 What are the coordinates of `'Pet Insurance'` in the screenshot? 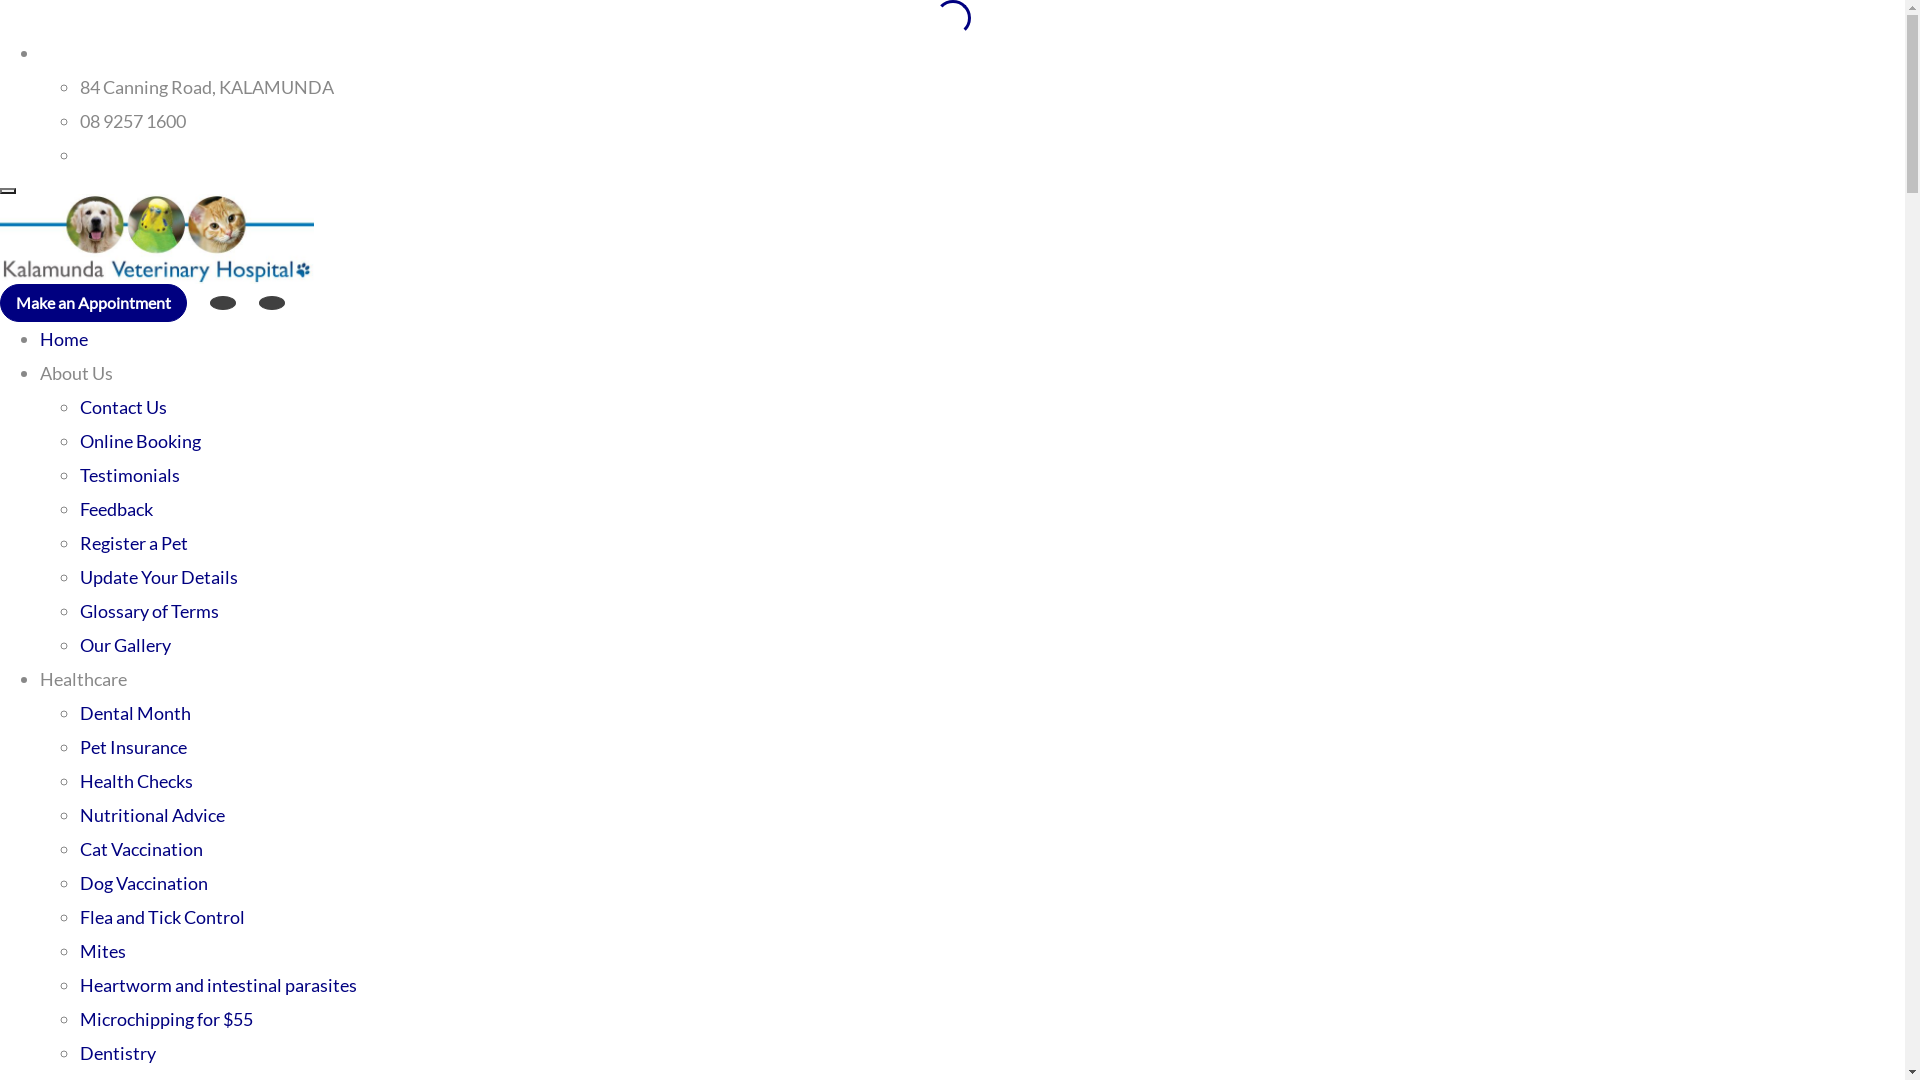 It's located at (132, 747).